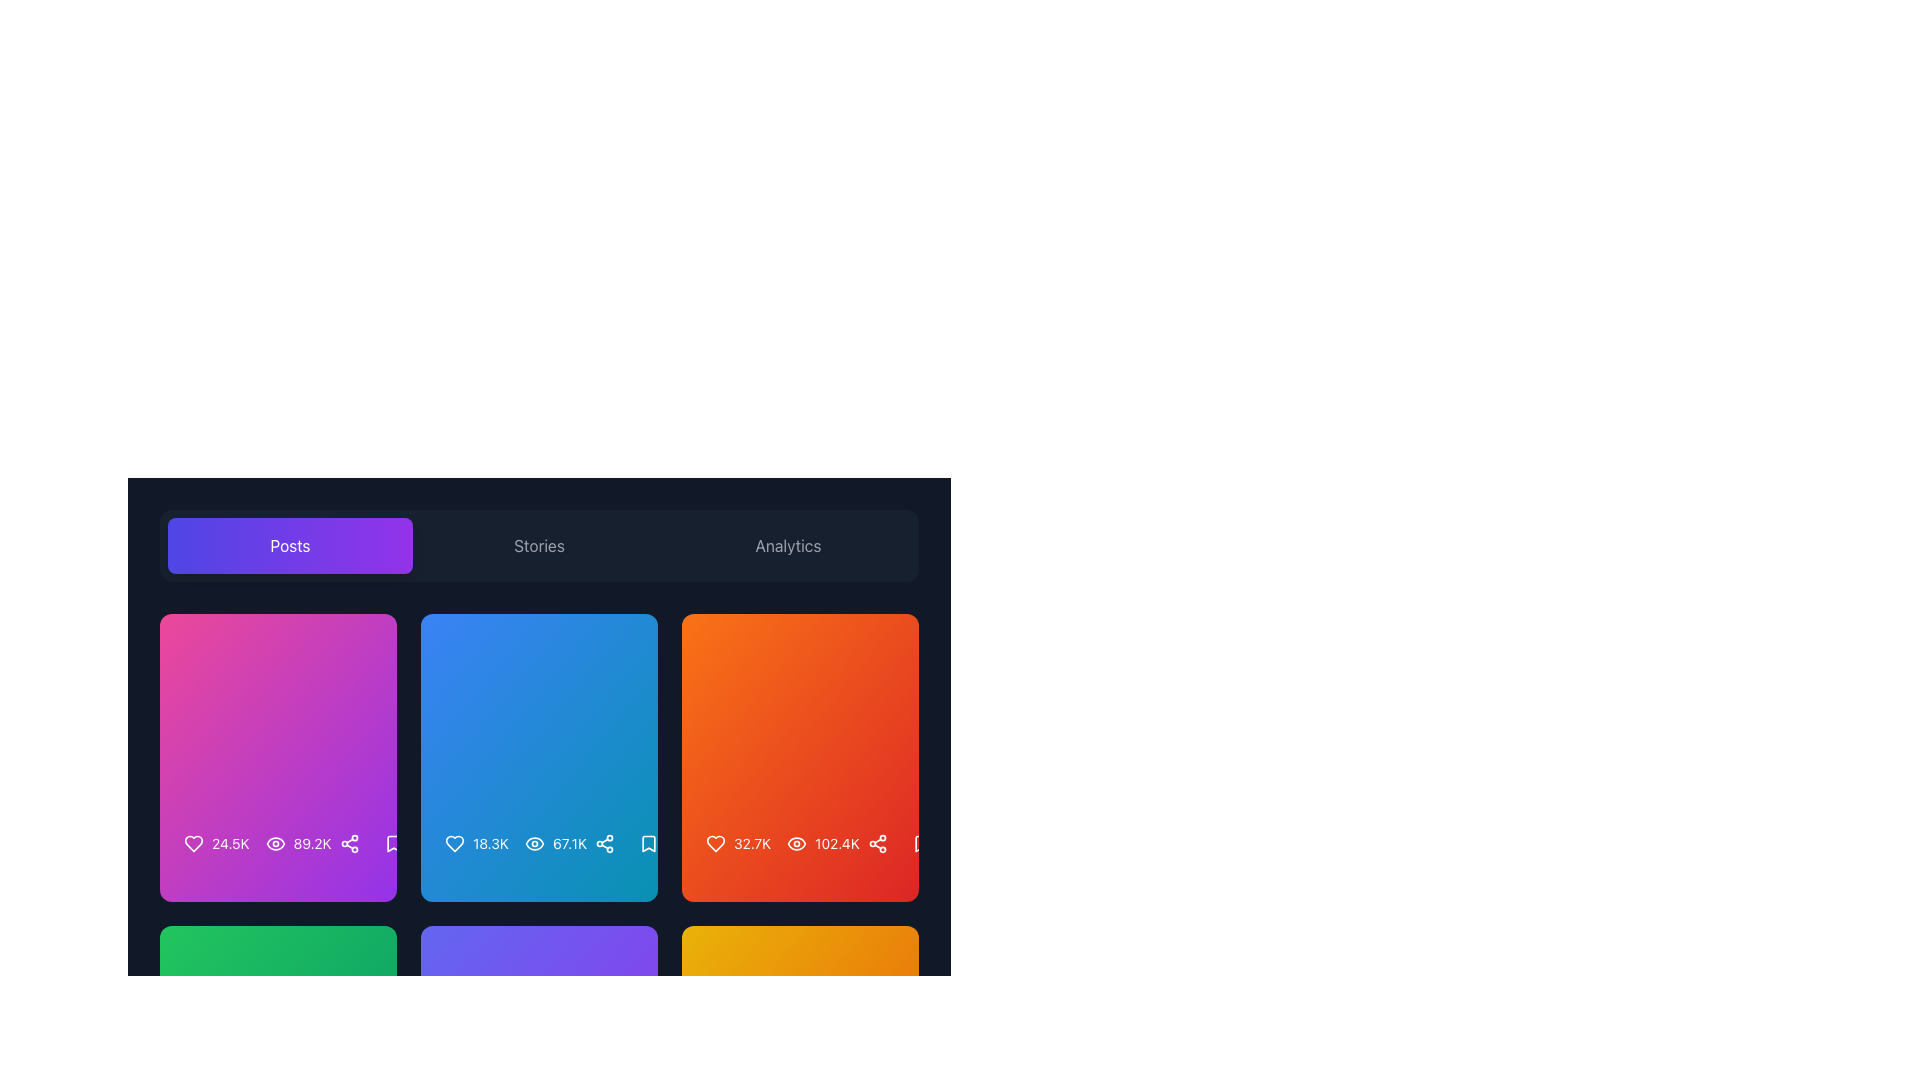 The image size is (1920, 1080). I want to click on the Labels with descriptive icons that display social metrics (likes and views) located in the orange card on the third position in the top row of the grid of cards, so click(800, 844).